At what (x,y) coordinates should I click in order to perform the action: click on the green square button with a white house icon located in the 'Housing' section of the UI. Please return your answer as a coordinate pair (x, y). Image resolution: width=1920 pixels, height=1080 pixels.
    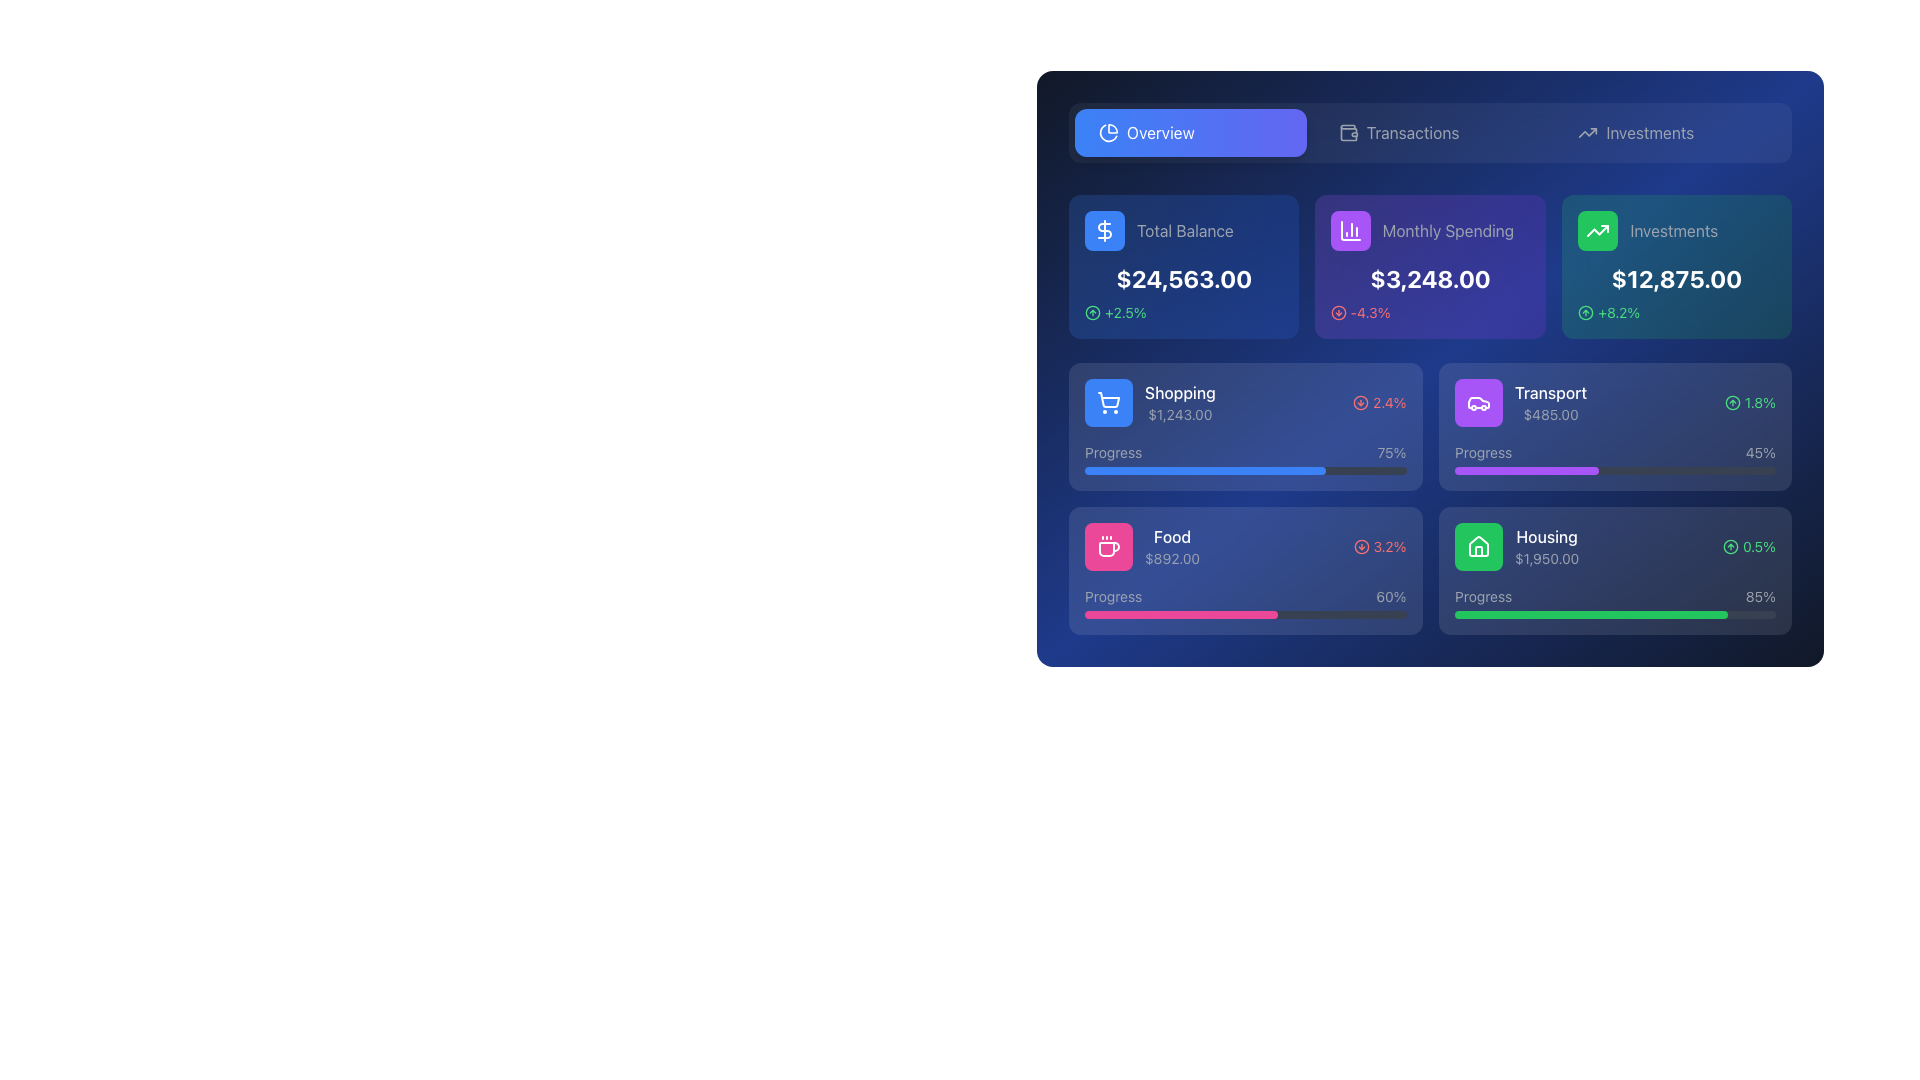
    Looking at the image, I should click on (1478, 547).